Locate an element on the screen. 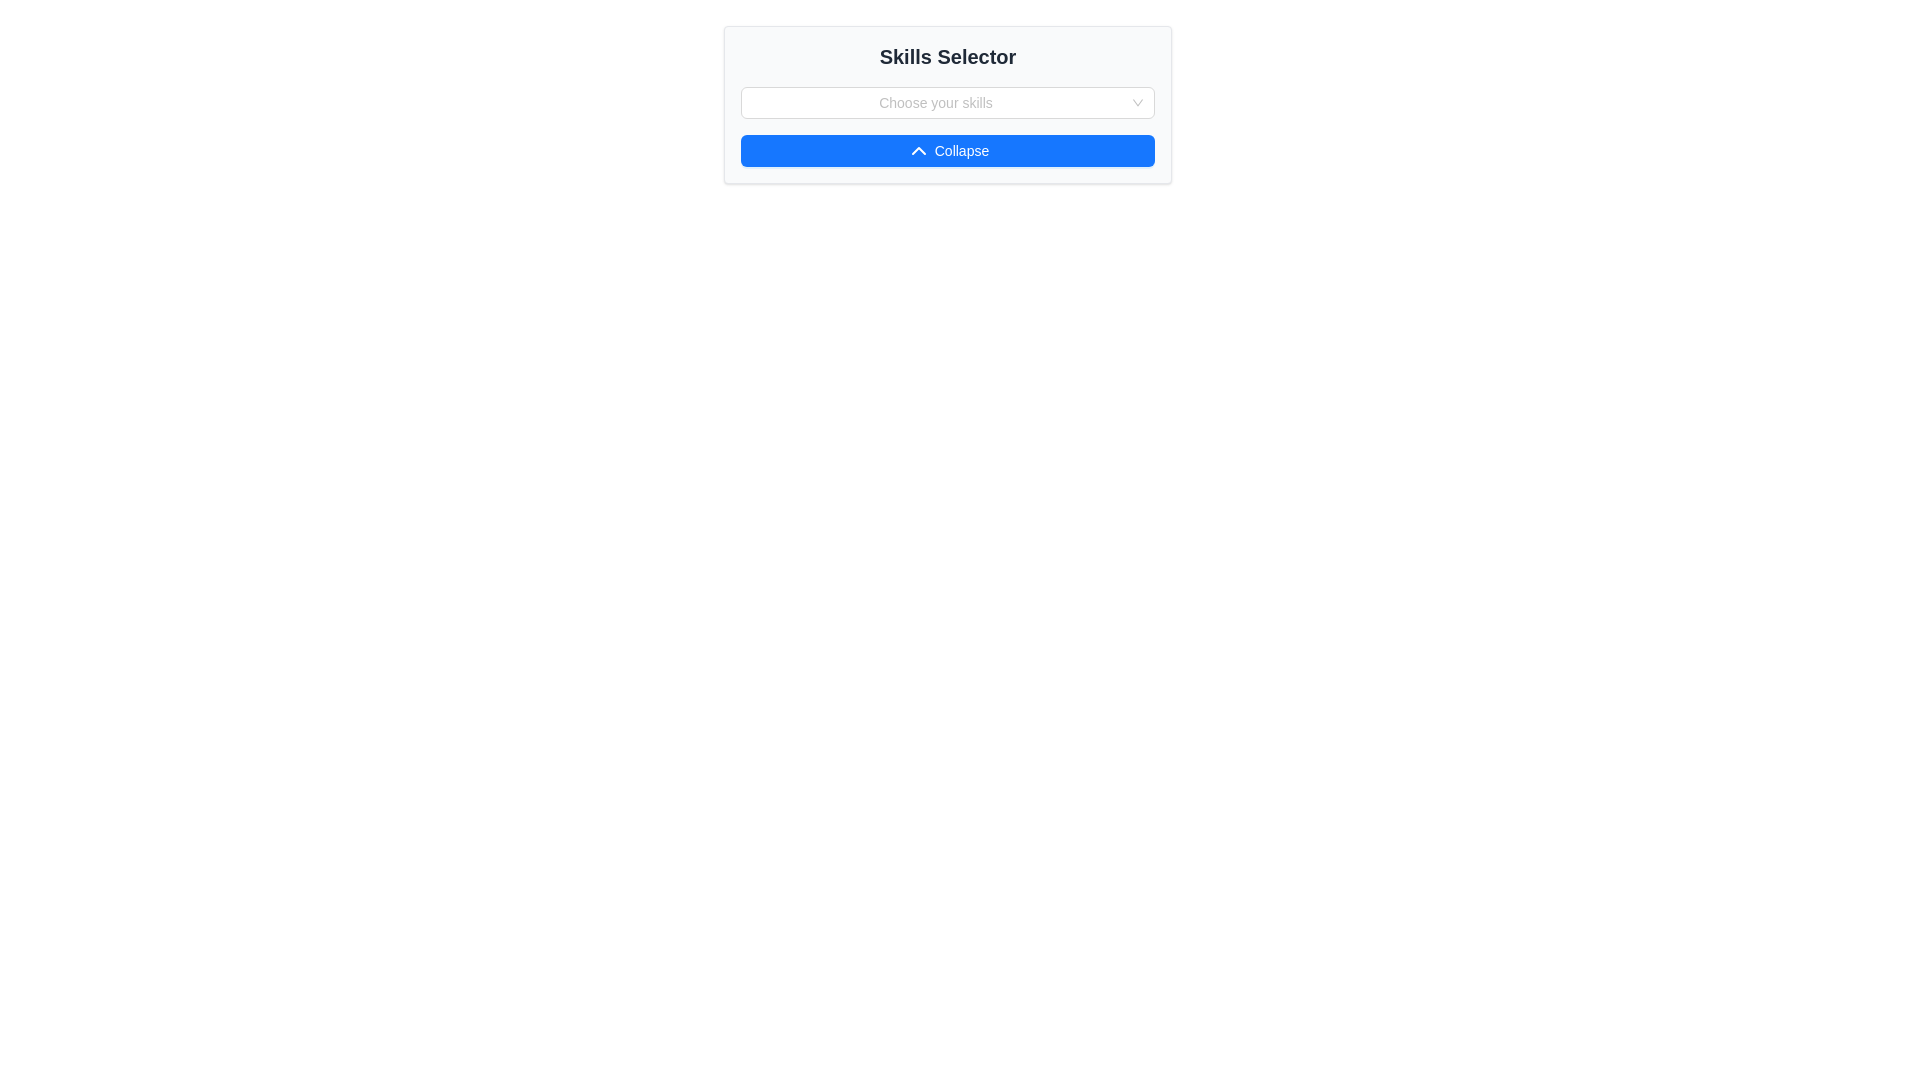 This screenshot has height=1080, width=1920. the dropdown input field labeled 'Choose your skills' is located at coordinates (936, 103).